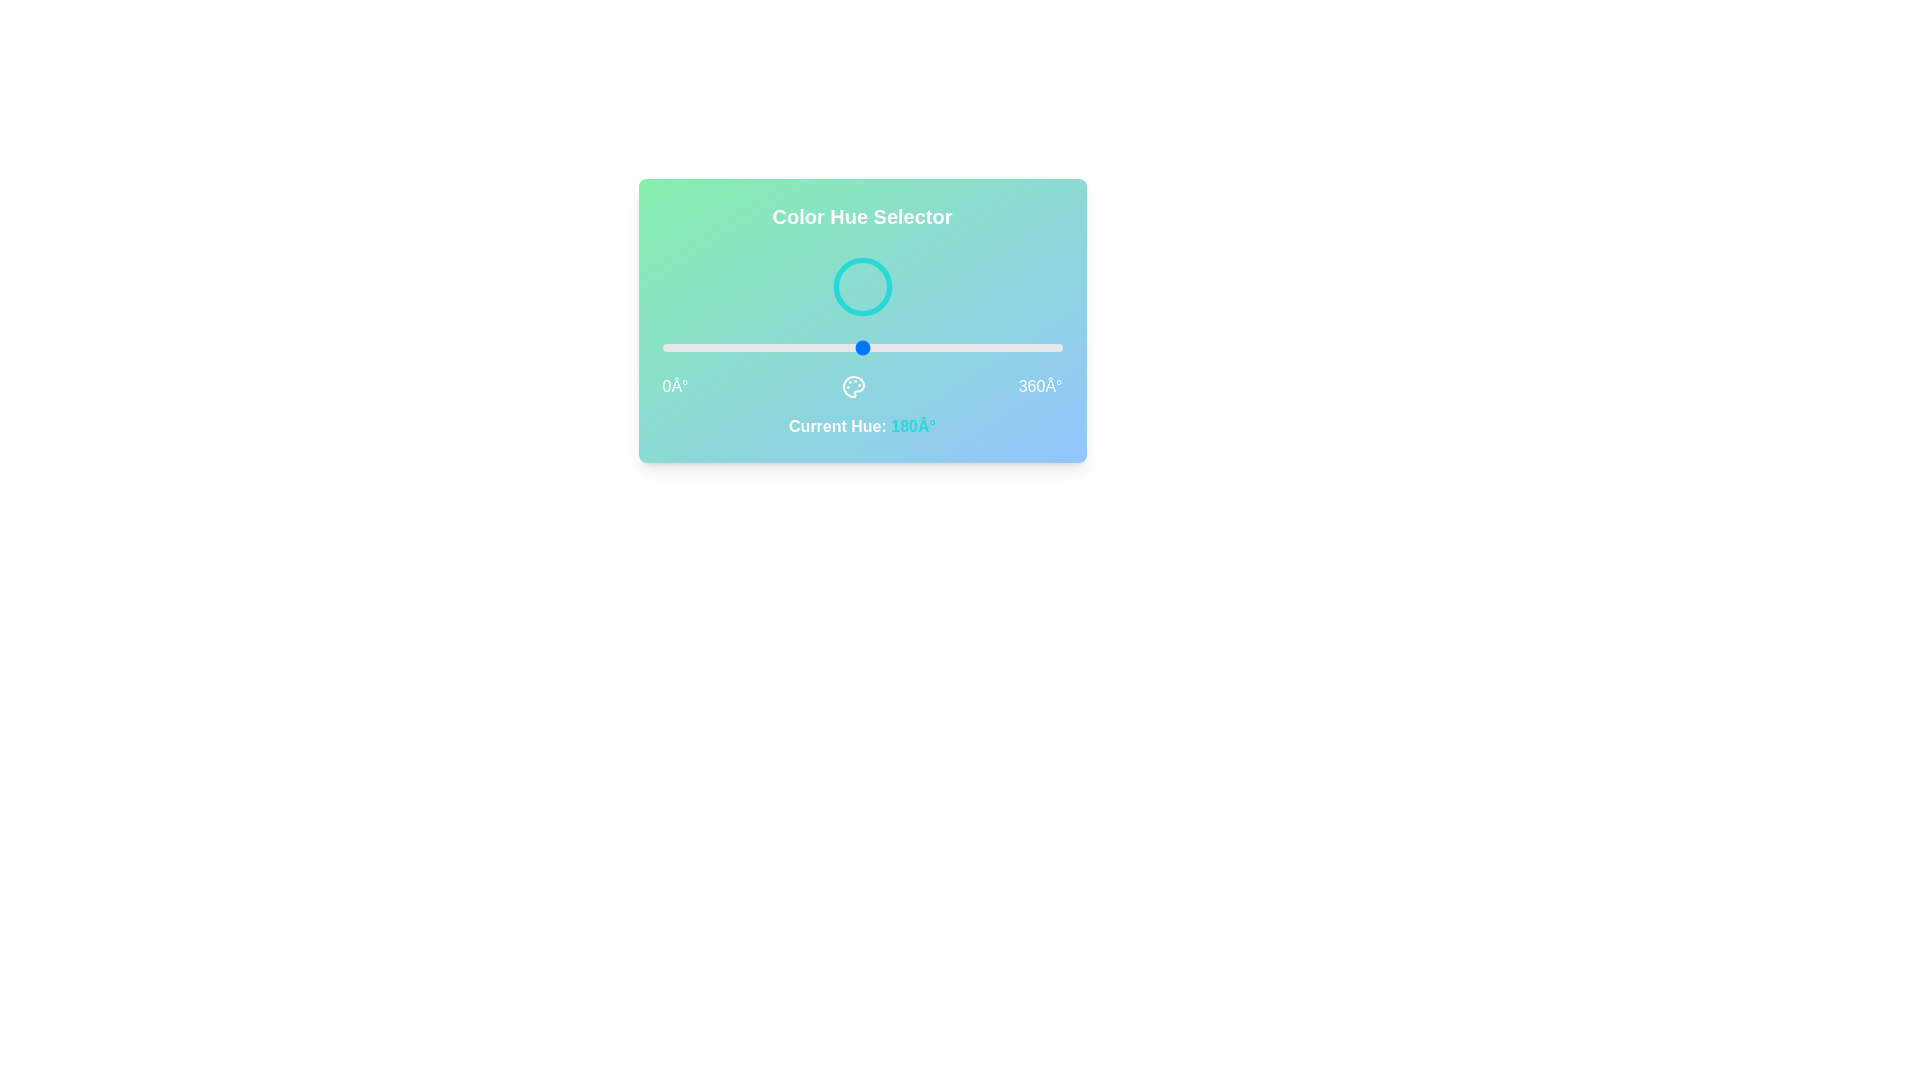 This screenshot has width=1920, height=1080. What do you see at coordinates (942, 346) in the screenshot?
I see `the hue to 253° by dragging the slider` at bounding box center [942, 346].